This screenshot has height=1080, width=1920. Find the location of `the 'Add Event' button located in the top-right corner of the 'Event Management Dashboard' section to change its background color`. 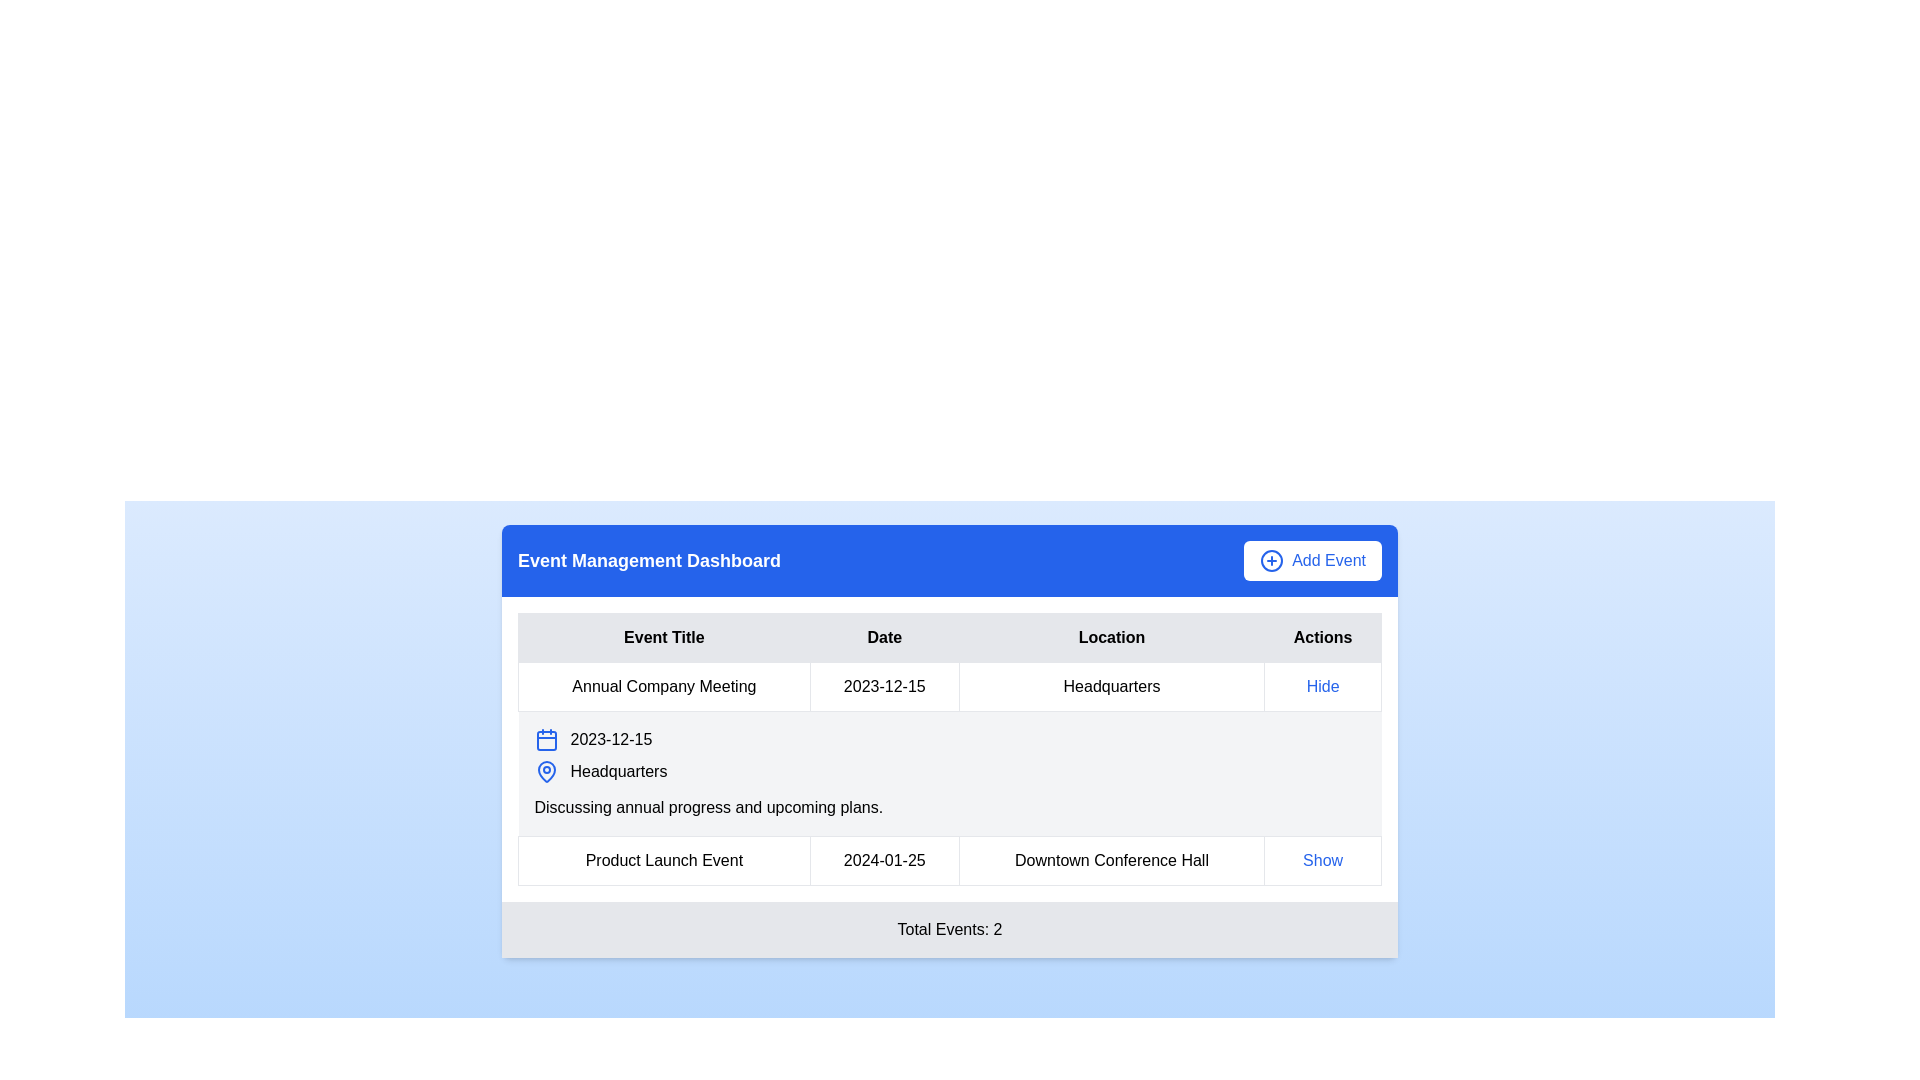

the 'Add Event' button located in the top-right corner of the 'Event Management Dashboard' section to change its background color is located at coordinates (1313, 560).